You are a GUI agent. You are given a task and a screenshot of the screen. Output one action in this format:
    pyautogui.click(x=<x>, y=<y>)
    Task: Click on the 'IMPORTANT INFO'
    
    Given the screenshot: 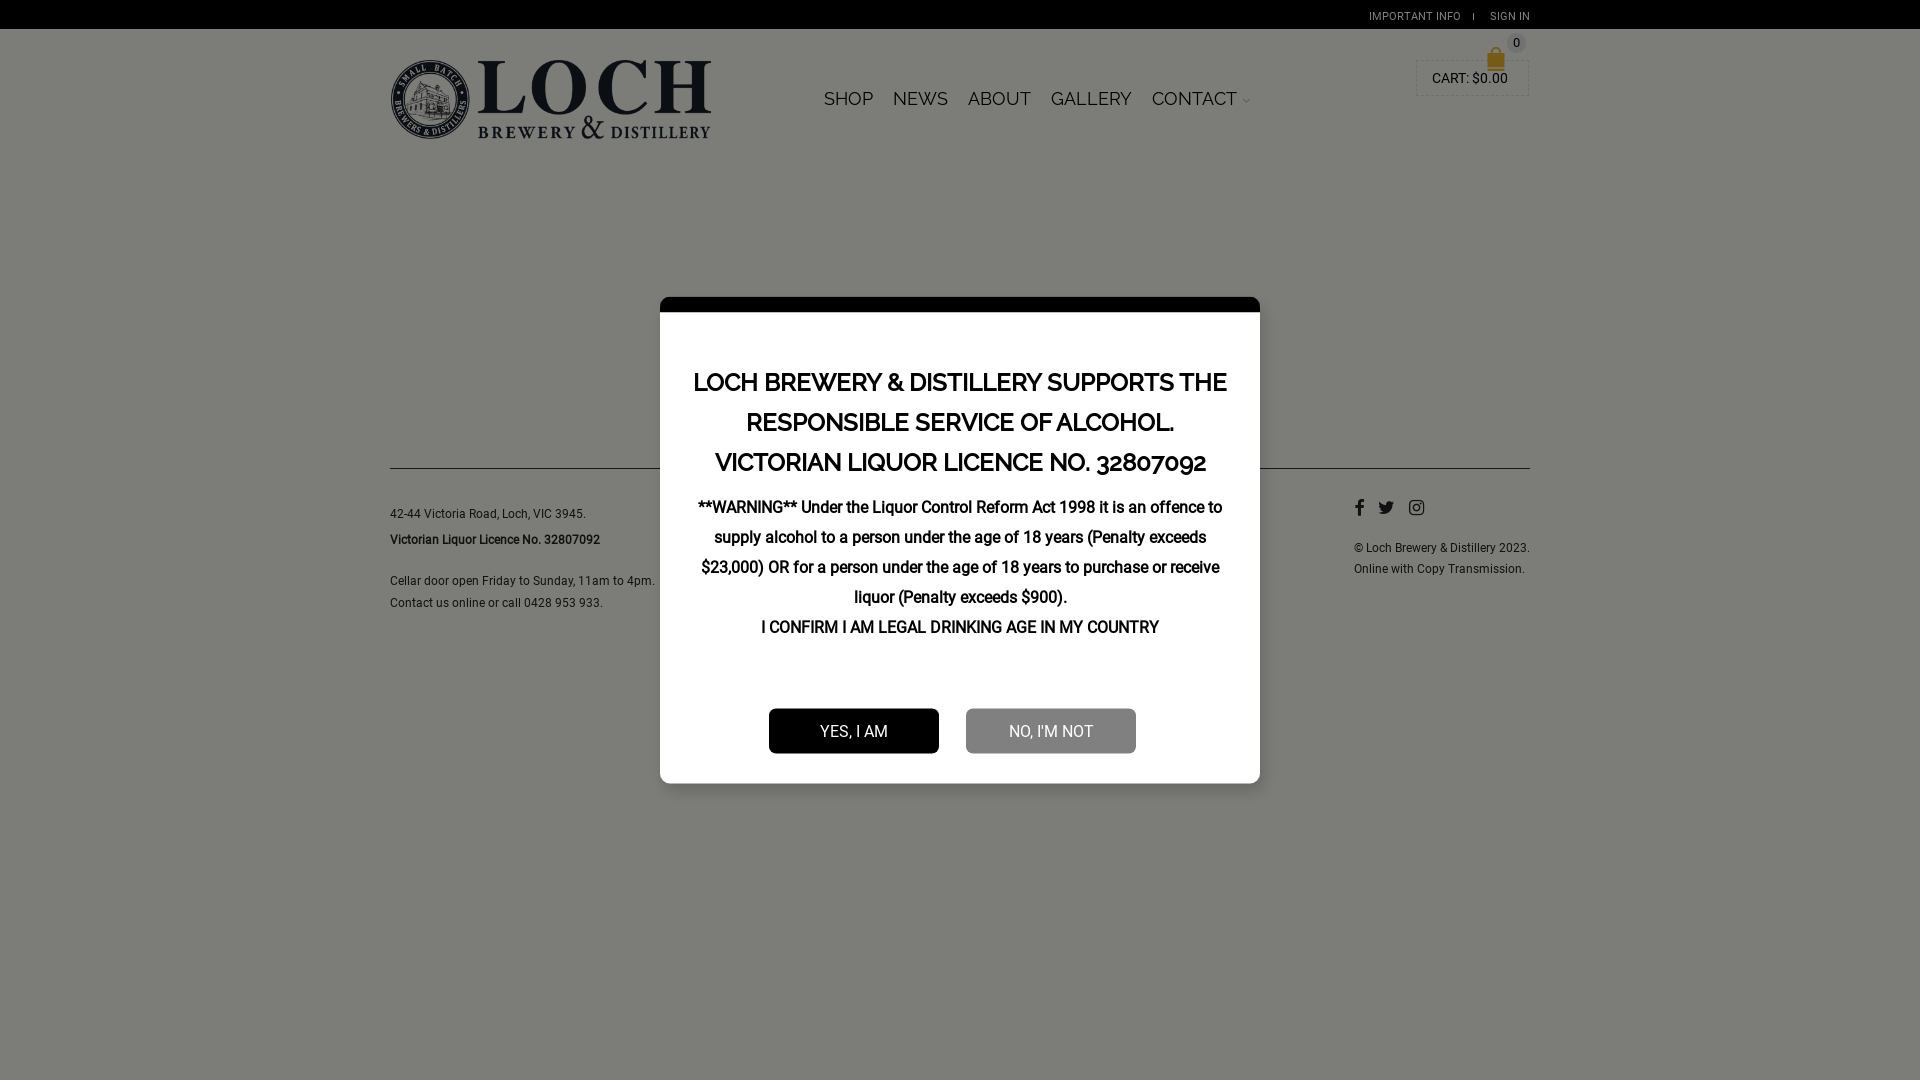 What is the action you would take?
    pyautogui.click(x=1367, y=16)
    